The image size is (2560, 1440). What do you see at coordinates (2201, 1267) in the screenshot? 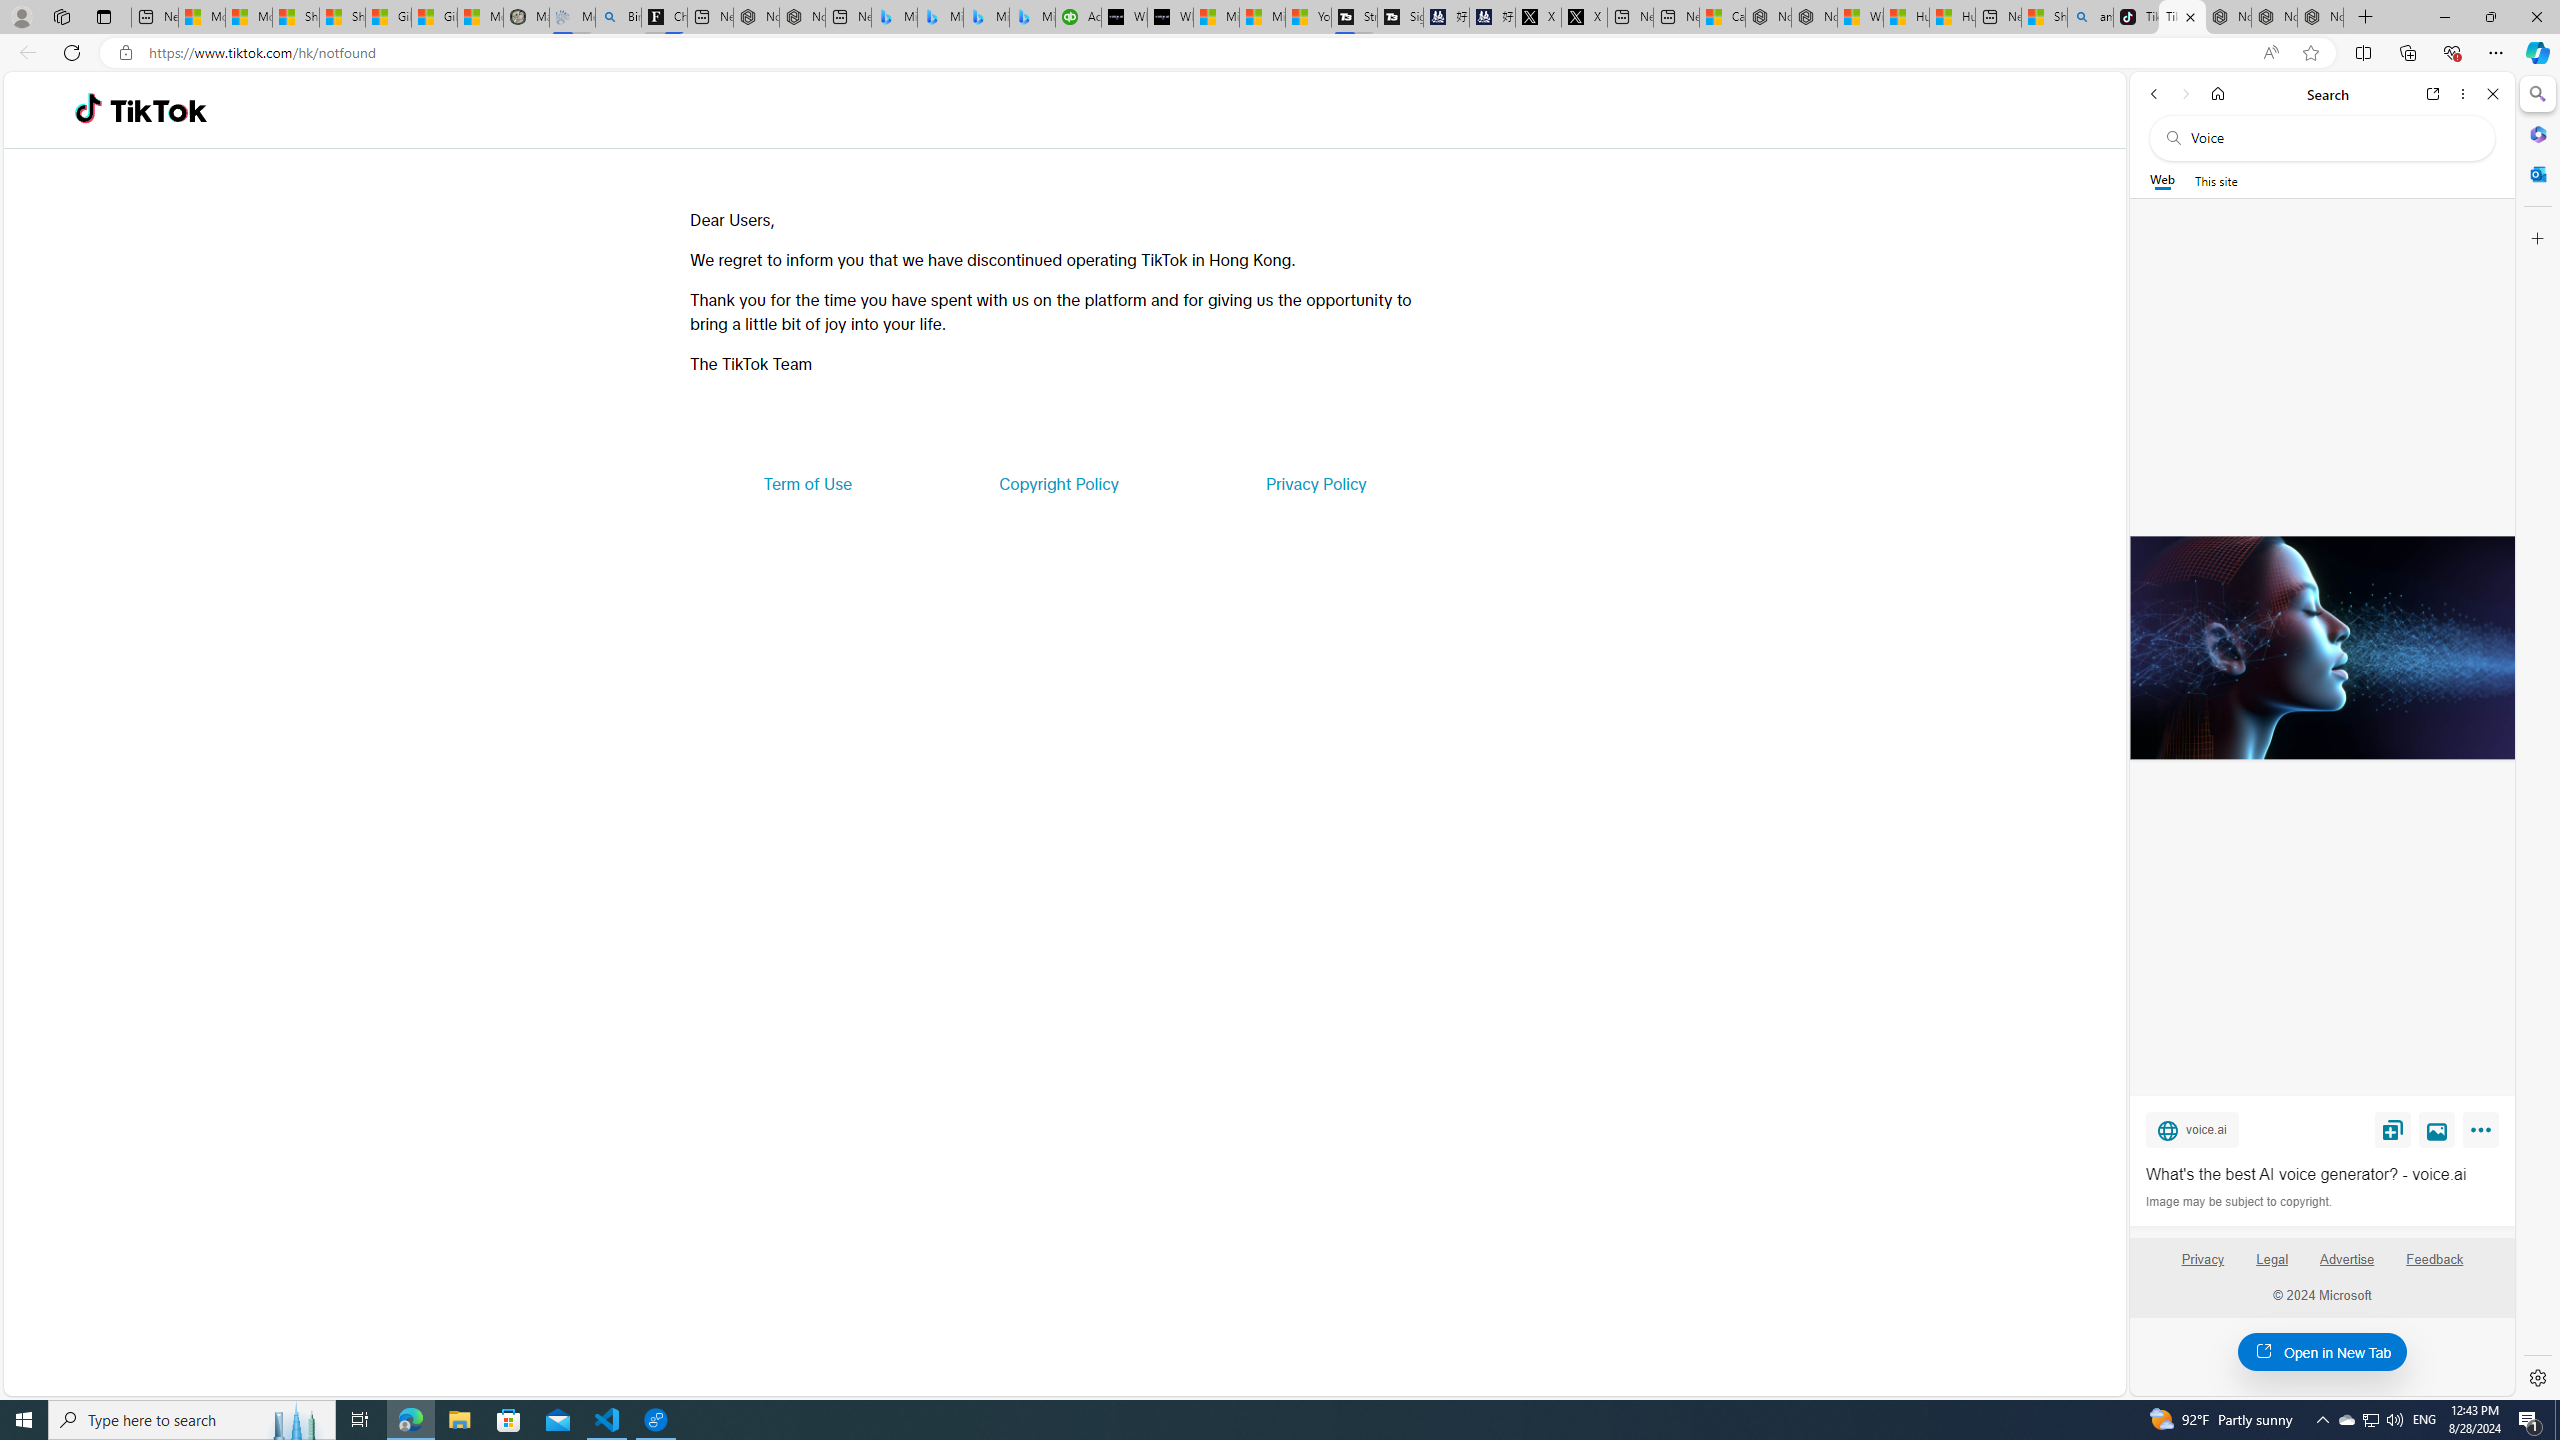
I see `'Privacy'` at bounding box center [2201, 1267].